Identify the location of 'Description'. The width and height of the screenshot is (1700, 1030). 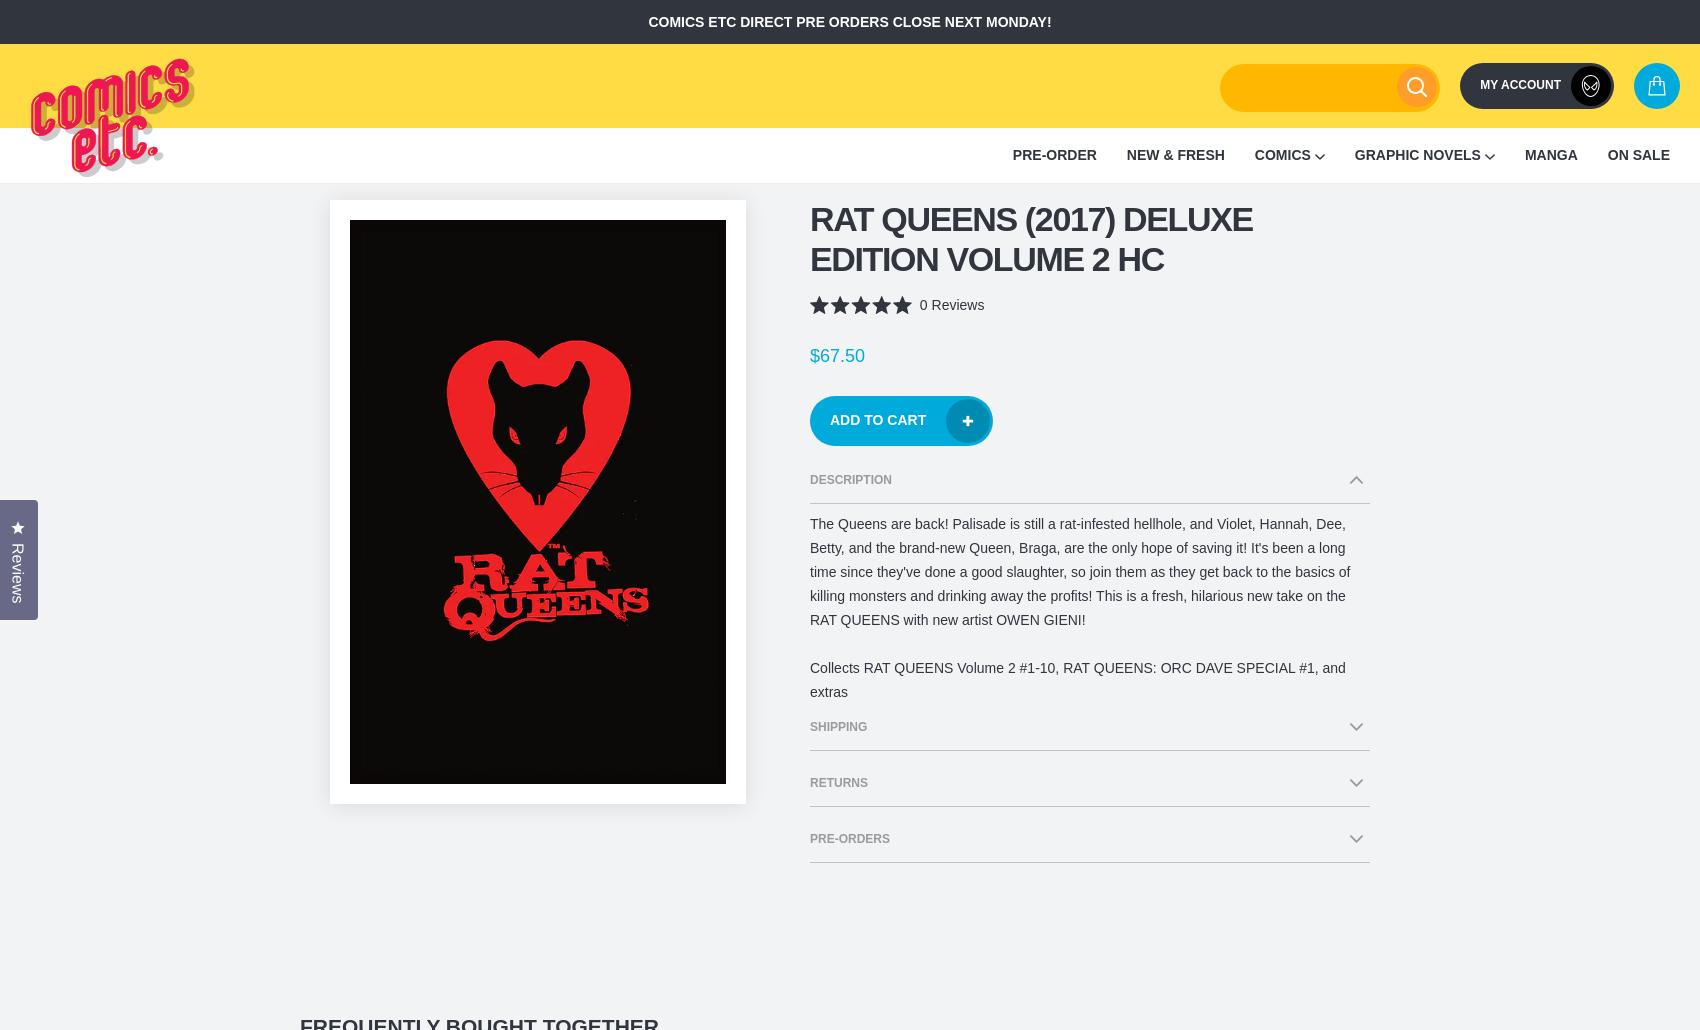
(809, 477).